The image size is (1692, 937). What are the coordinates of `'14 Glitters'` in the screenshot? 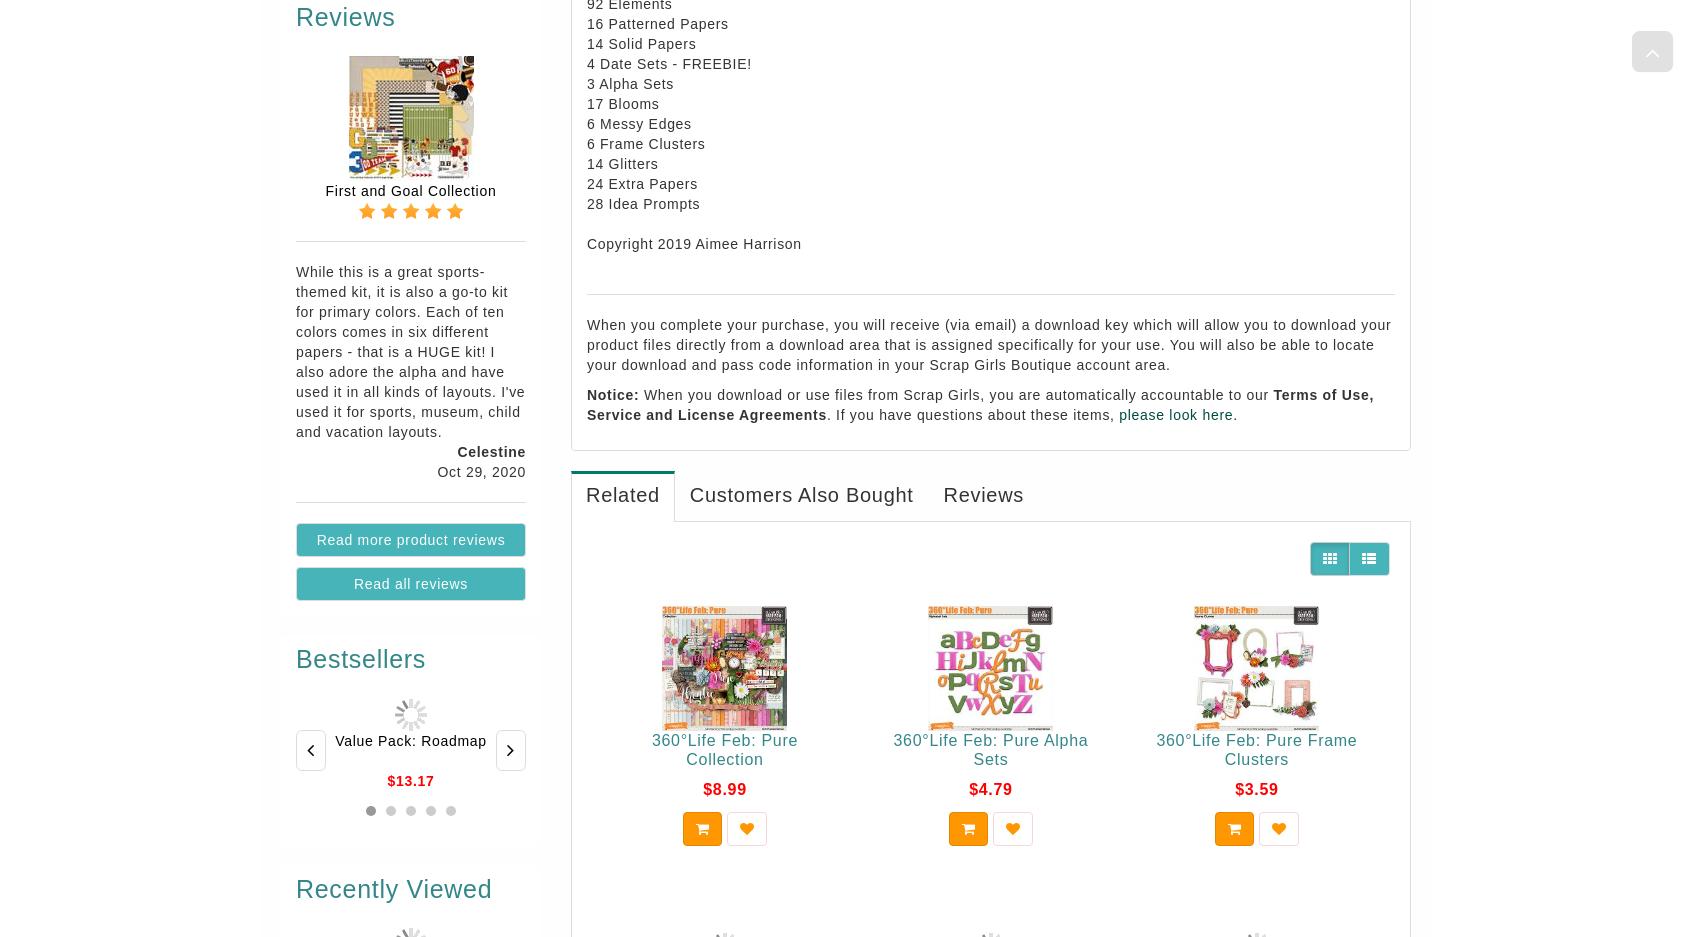 It's located at (621, 162).